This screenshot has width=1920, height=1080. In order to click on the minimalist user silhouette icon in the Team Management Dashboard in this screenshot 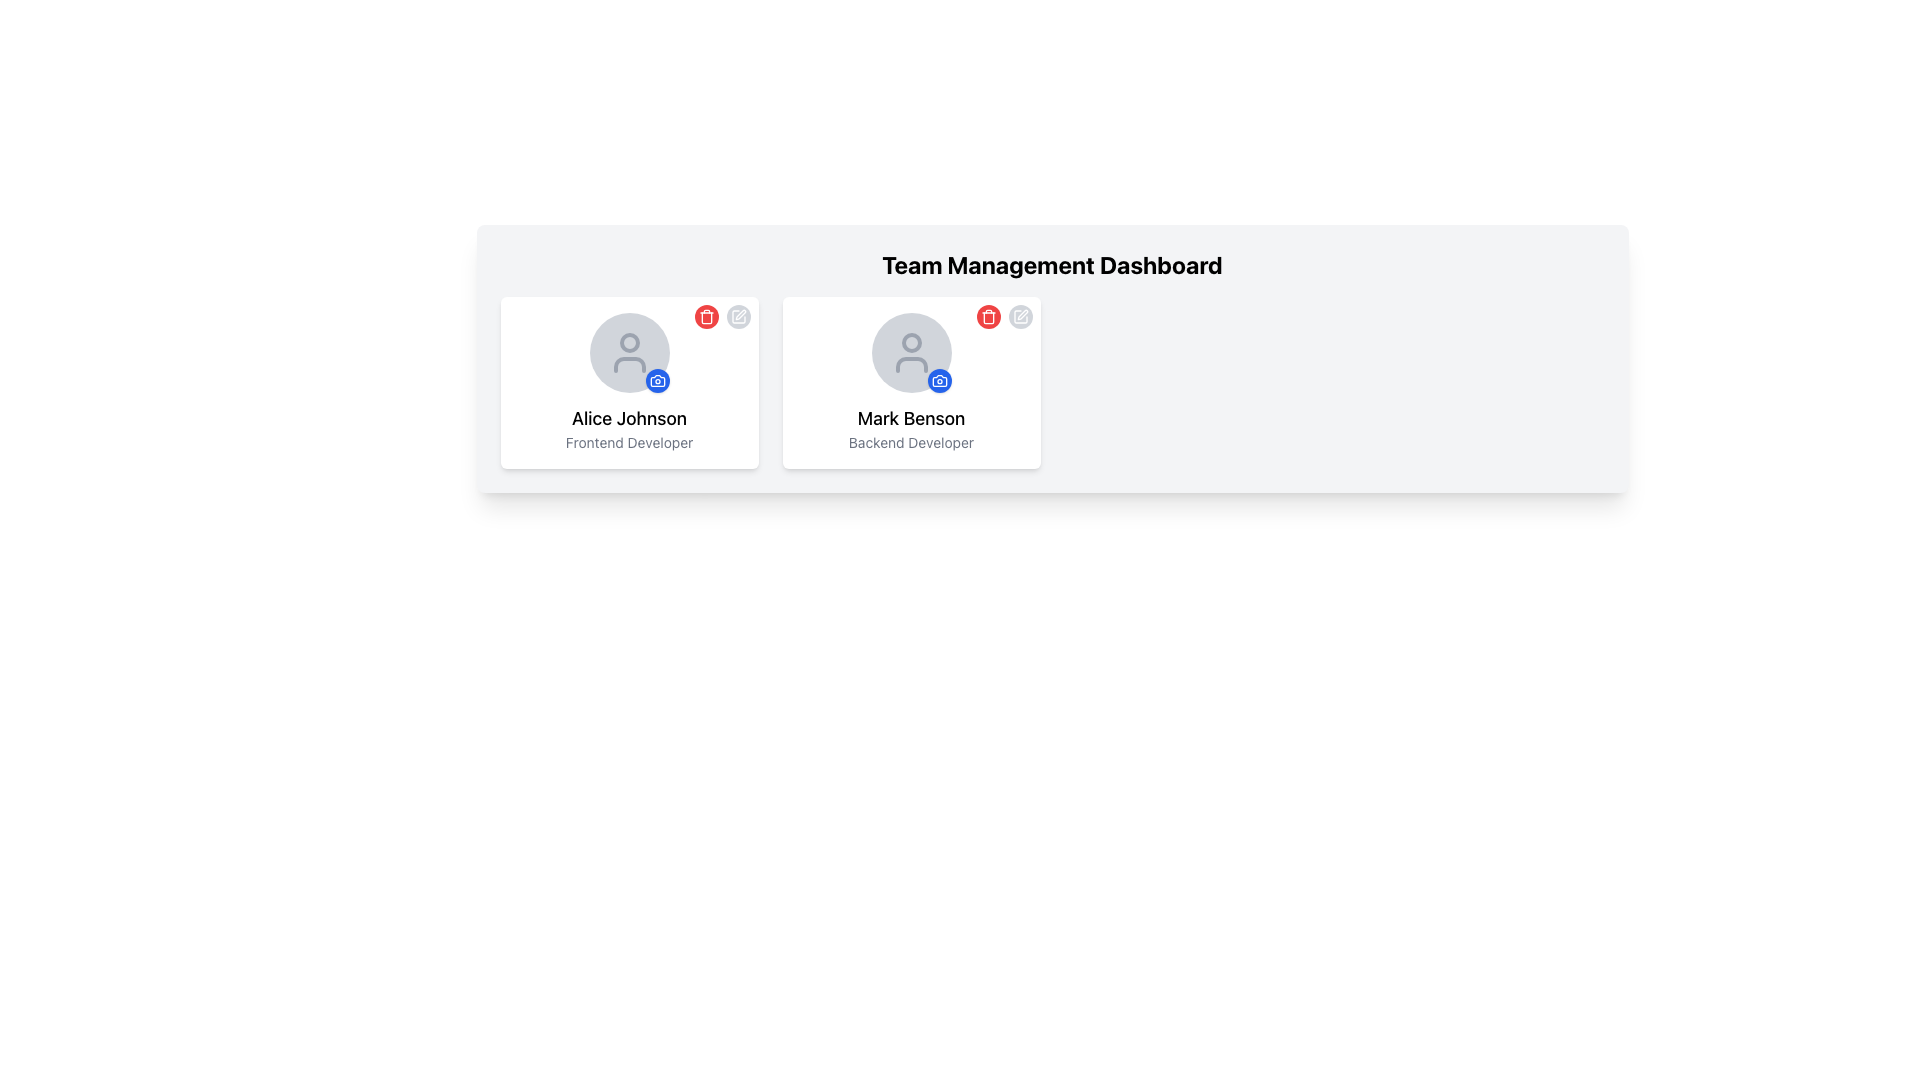, I will do `click(628, 352)`.